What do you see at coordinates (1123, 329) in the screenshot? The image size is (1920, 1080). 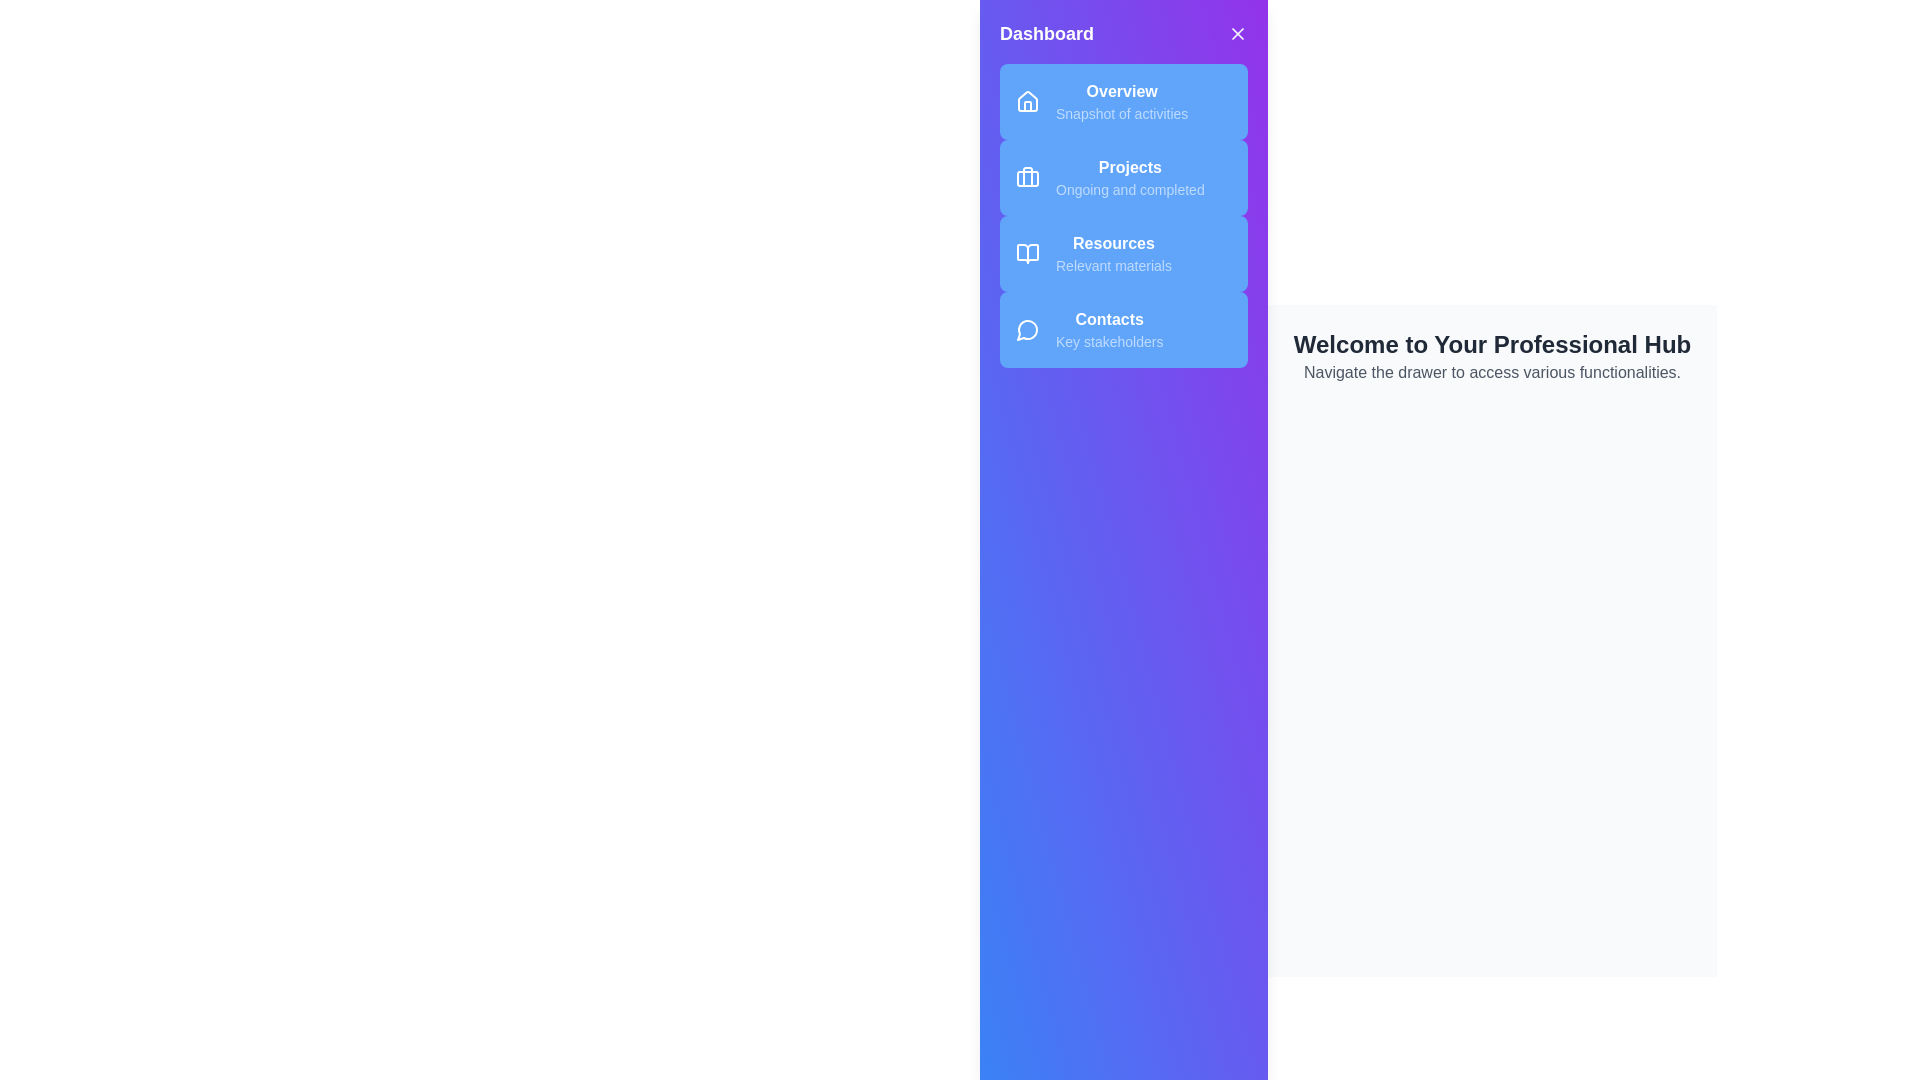 I see `the menu item labeled Contacts to navigate to its section` at bounding box center [1123, 329].